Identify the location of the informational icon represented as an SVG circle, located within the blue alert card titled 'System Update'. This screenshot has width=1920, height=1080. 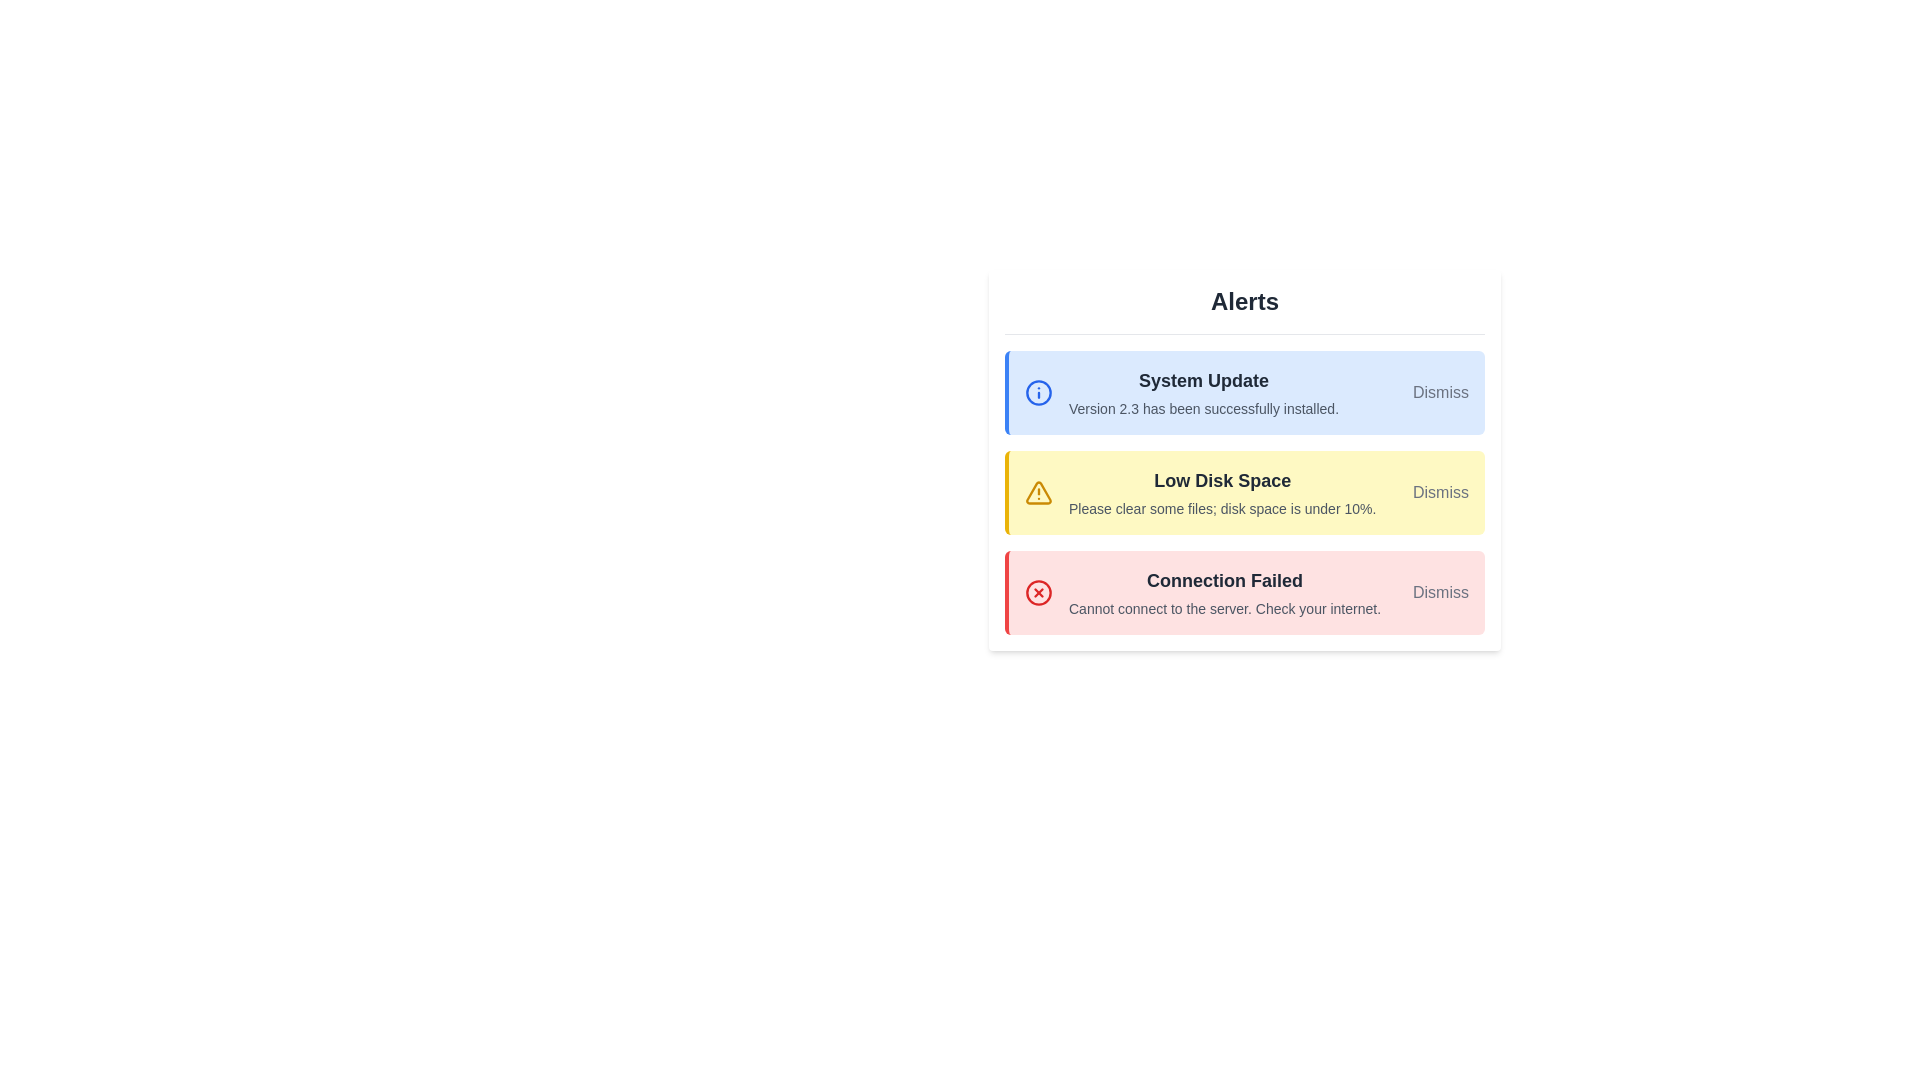
(1038, 393).